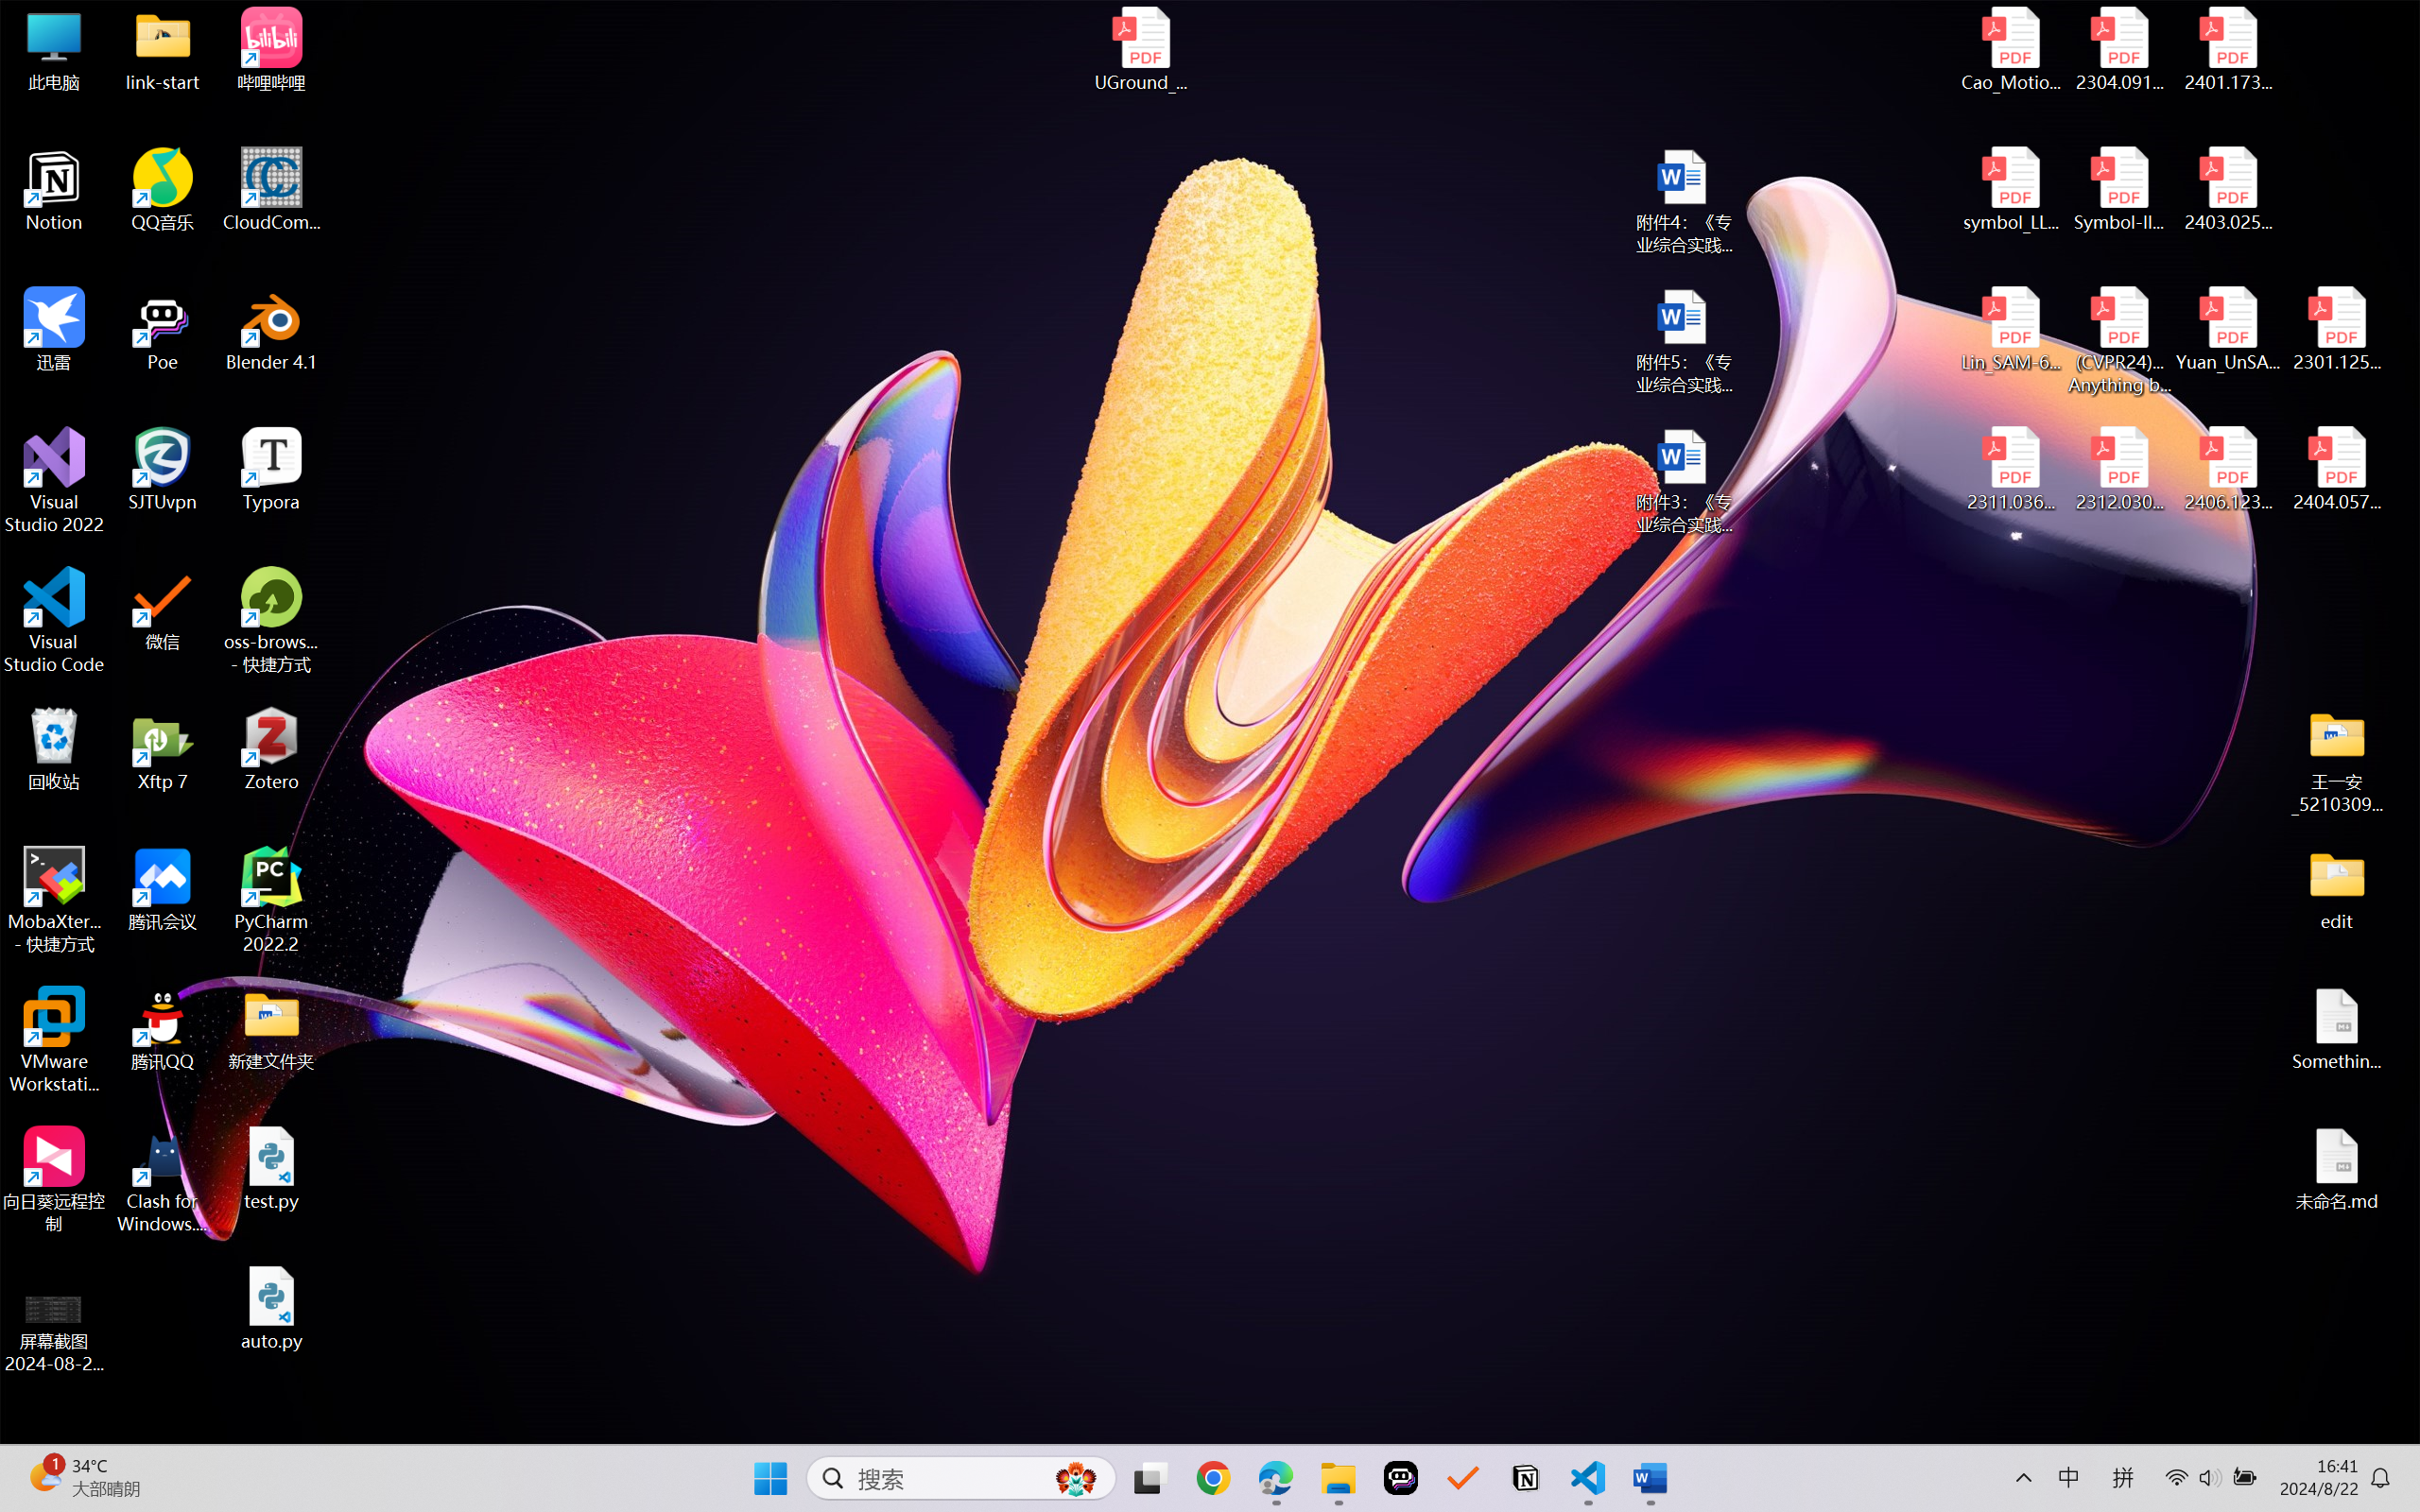 The height and width of the screenshot is (1512, 2420). What do you see at coordinates (2011, 190) in the screenshot?
I see `'symbol_LLM.pdf'` at bounding box center [2011, 190].